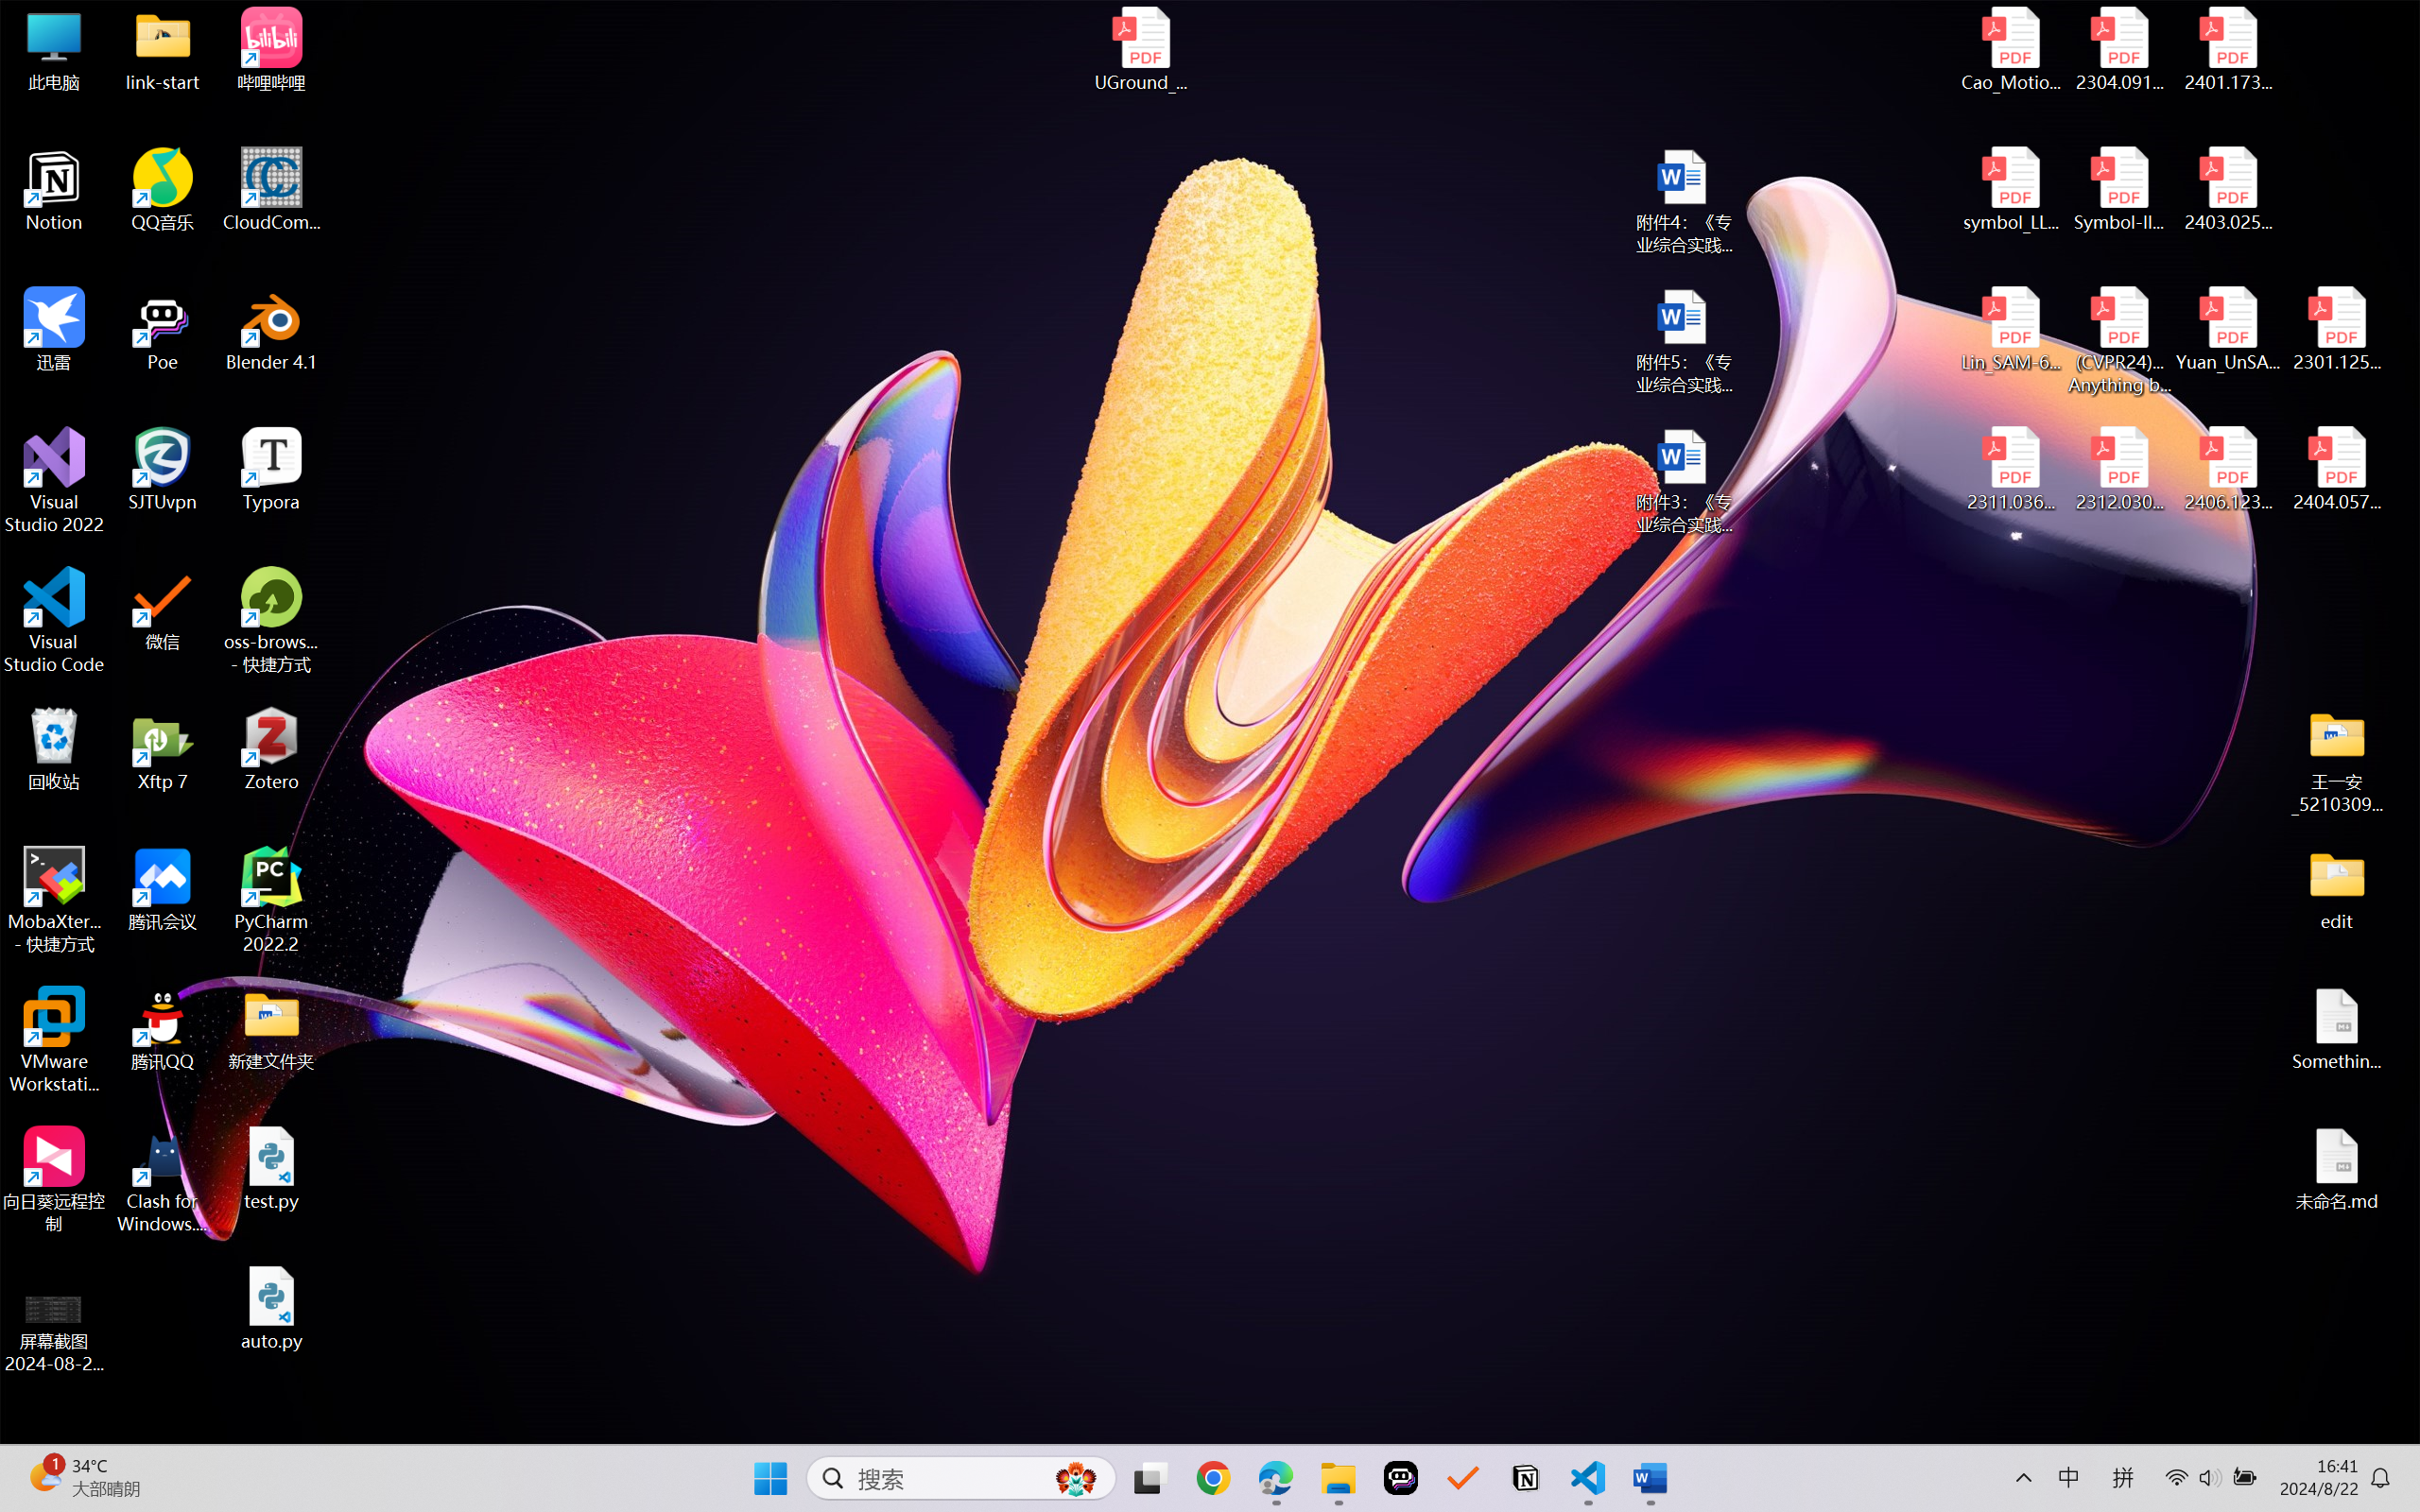 The height and width of the screenshot is (1512, 2420). What do you see at coordinates (2011, 190) in the screenshot?
I see `'symbol_LLM.pdf'` at bounding box center [2011, 190].